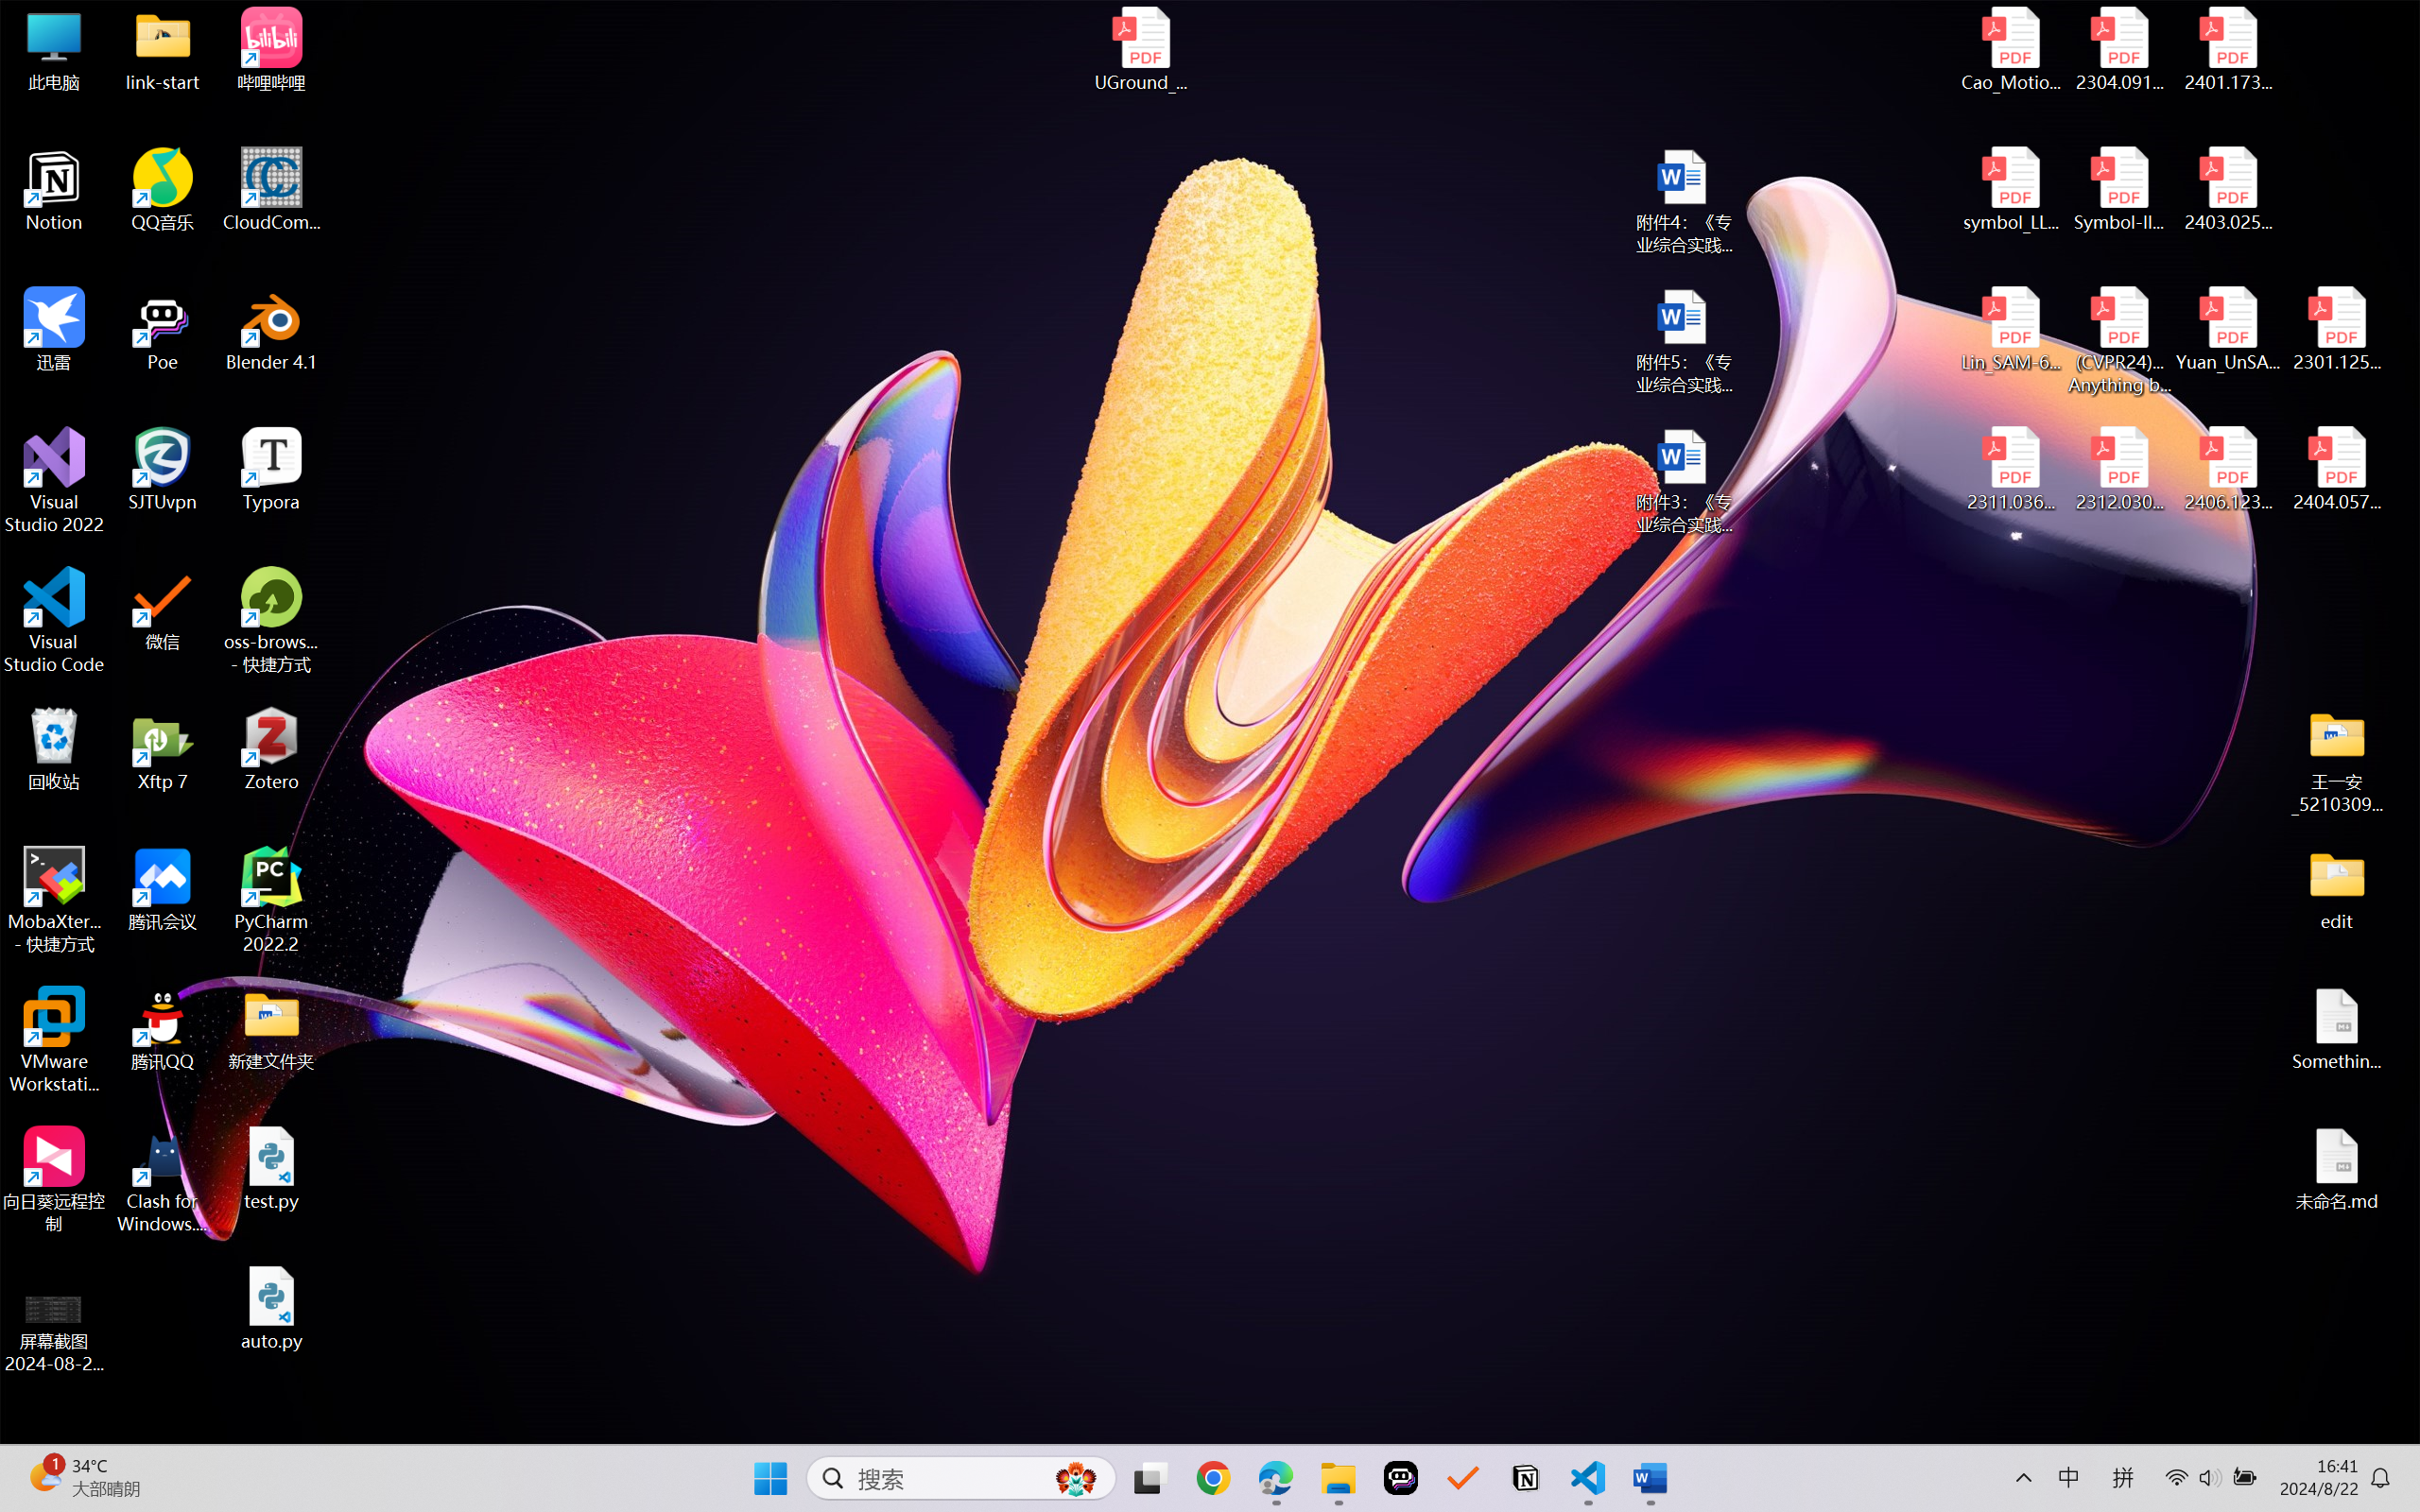 The height and width of the screenshot is (1512, 2420). What do you see at coordinates (2011, 190) in the screenshot?
I see `'symbol_LLM.pdf'` at bounding box center [2011, 190].